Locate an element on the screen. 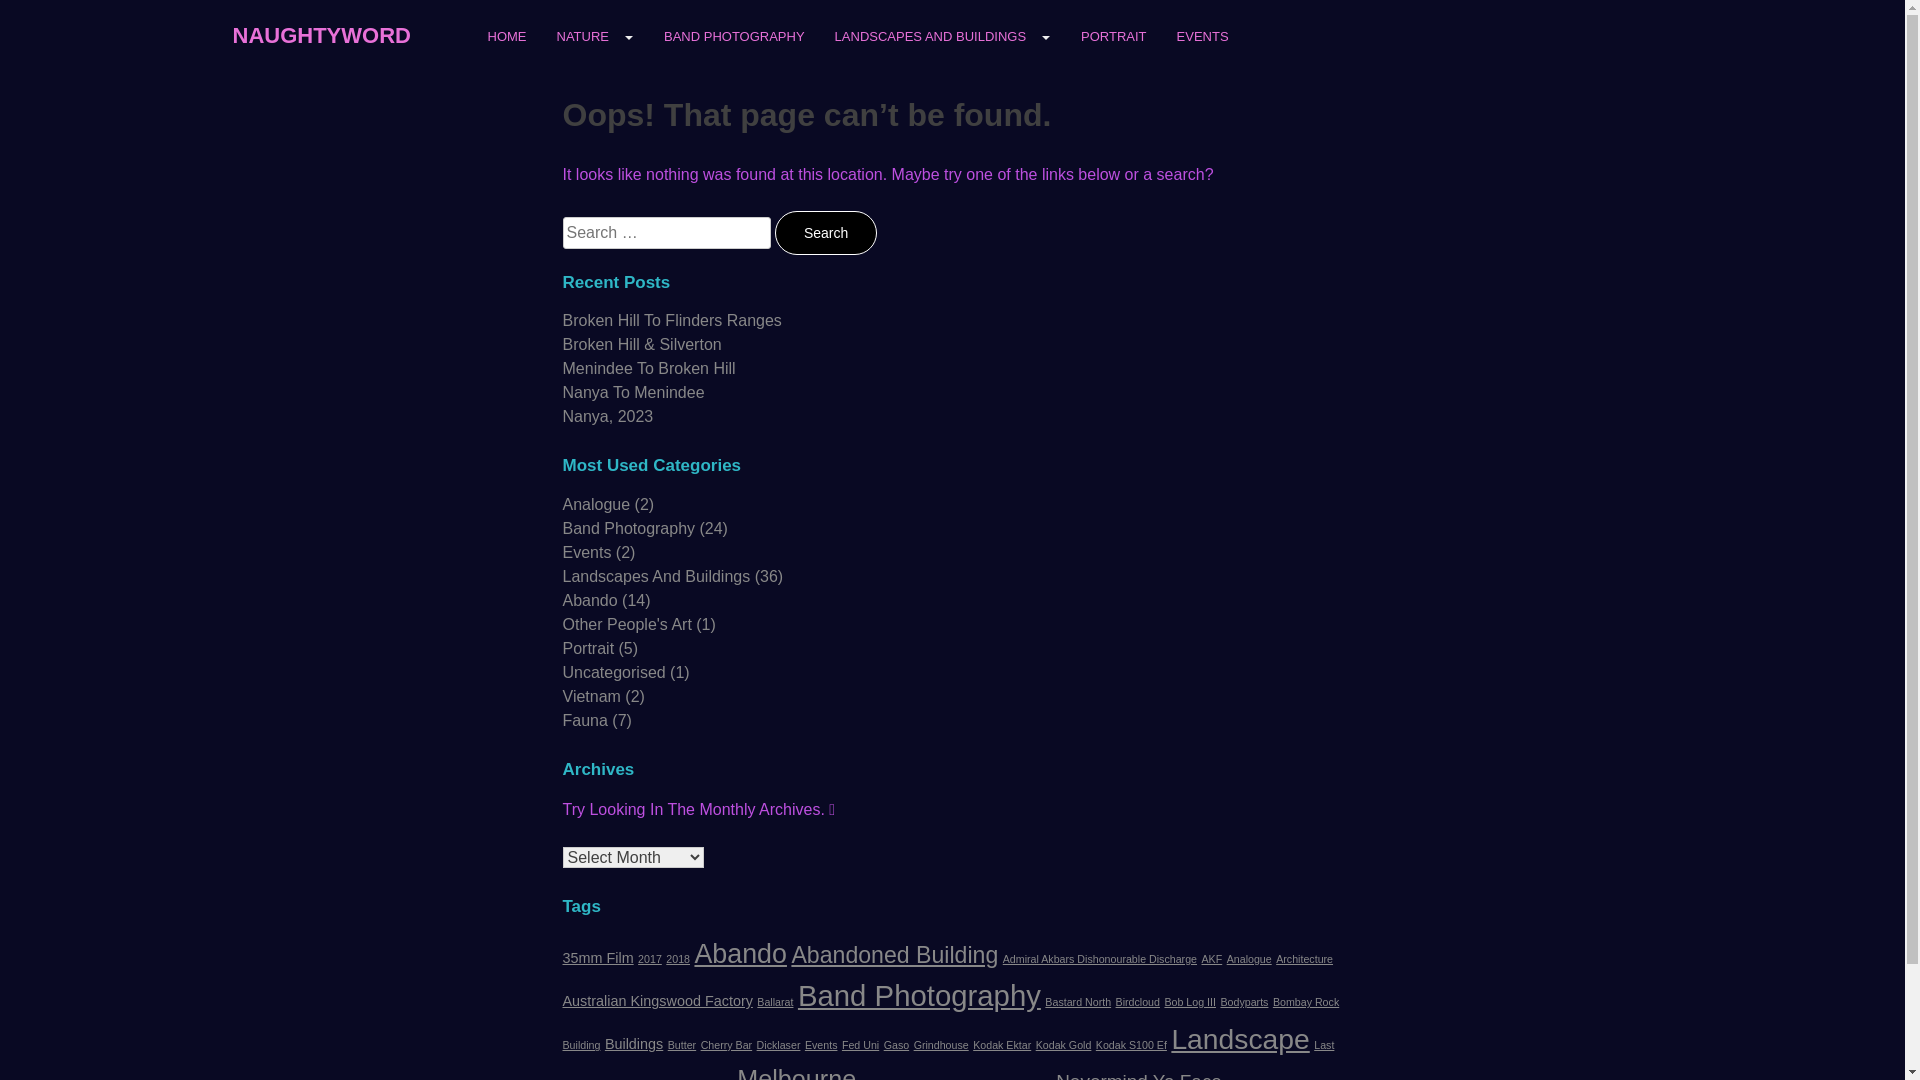 Image resolution: width=1920 pixels, height=1080 pixels. 'Band Photography' is located at coordinates (627, 527).